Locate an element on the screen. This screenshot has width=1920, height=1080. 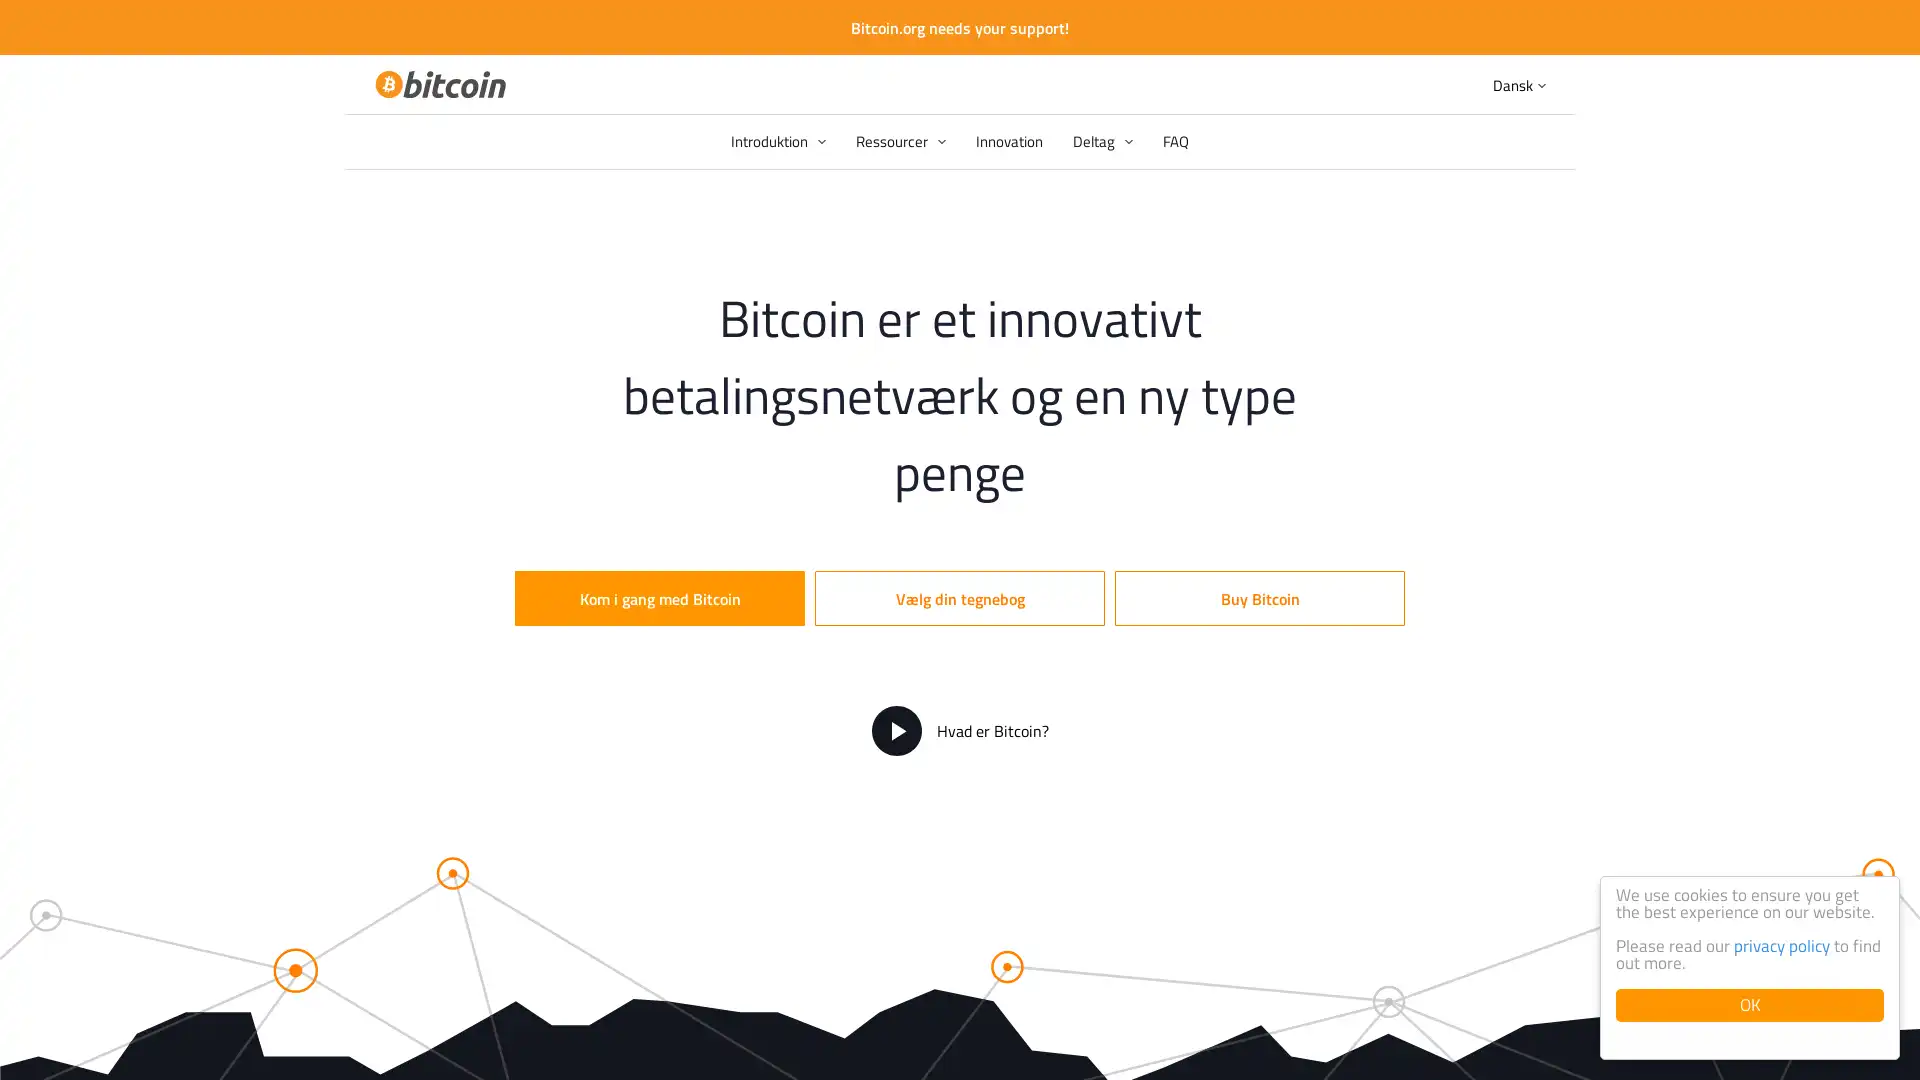
Hvad er Bitcoin? is located at coordinates (958, 731).